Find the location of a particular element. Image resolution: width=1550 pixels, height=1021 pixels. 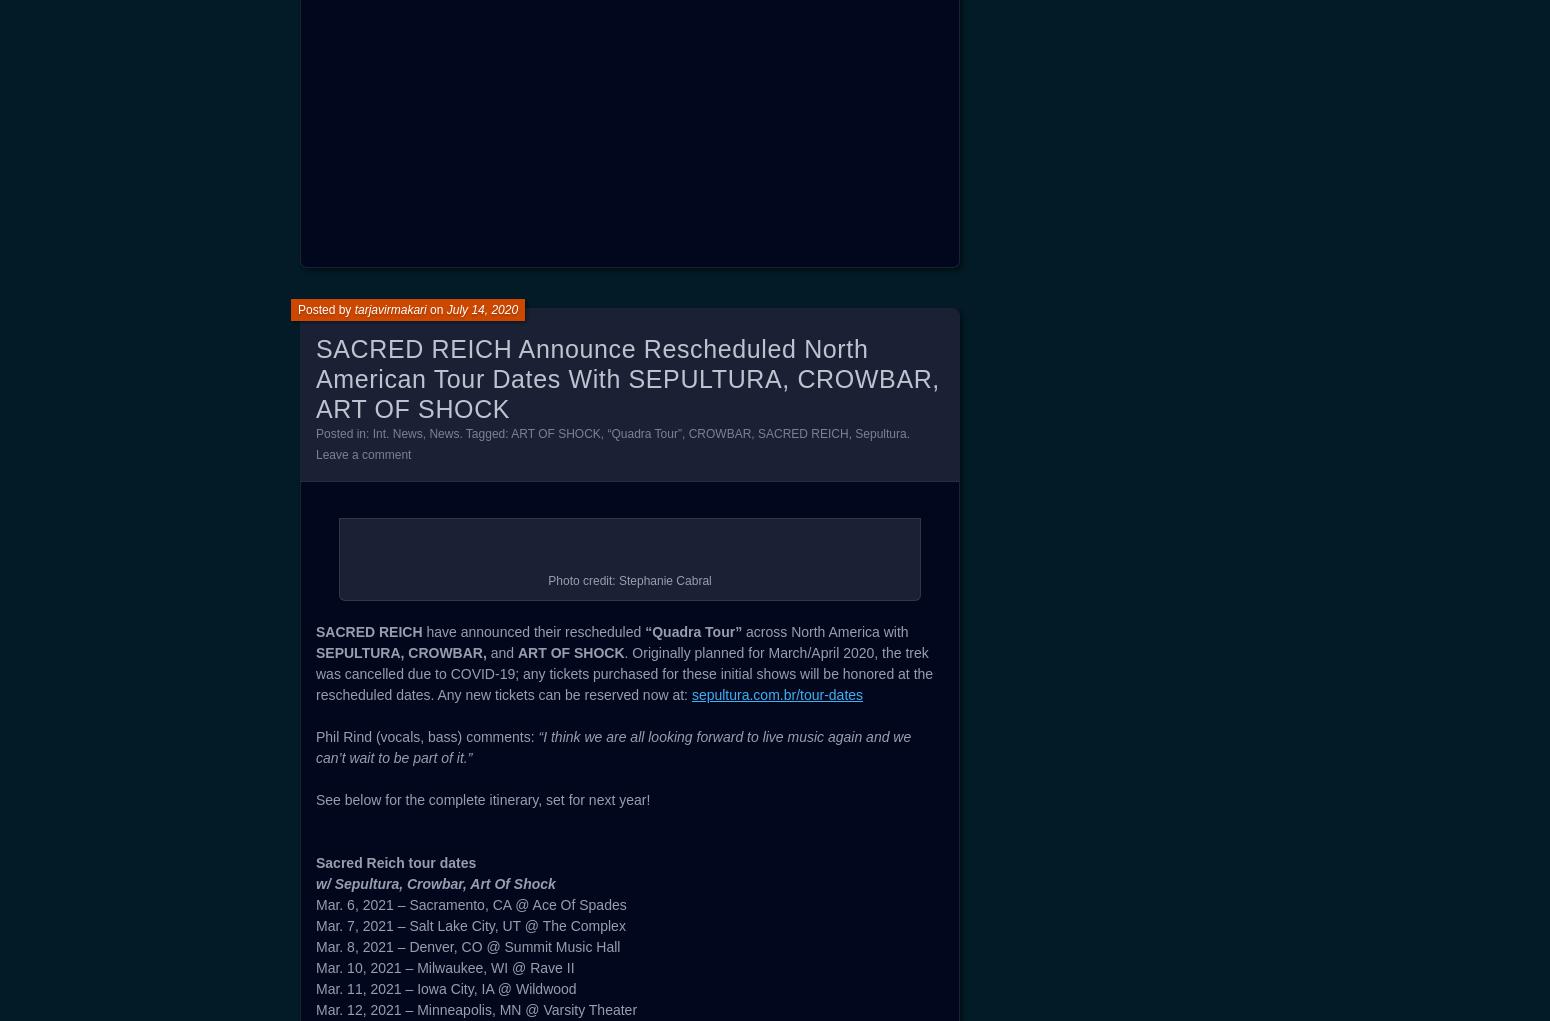

'7. Another Breath (ft. Kirk Windstein)' is located at coordinates (429, 92).